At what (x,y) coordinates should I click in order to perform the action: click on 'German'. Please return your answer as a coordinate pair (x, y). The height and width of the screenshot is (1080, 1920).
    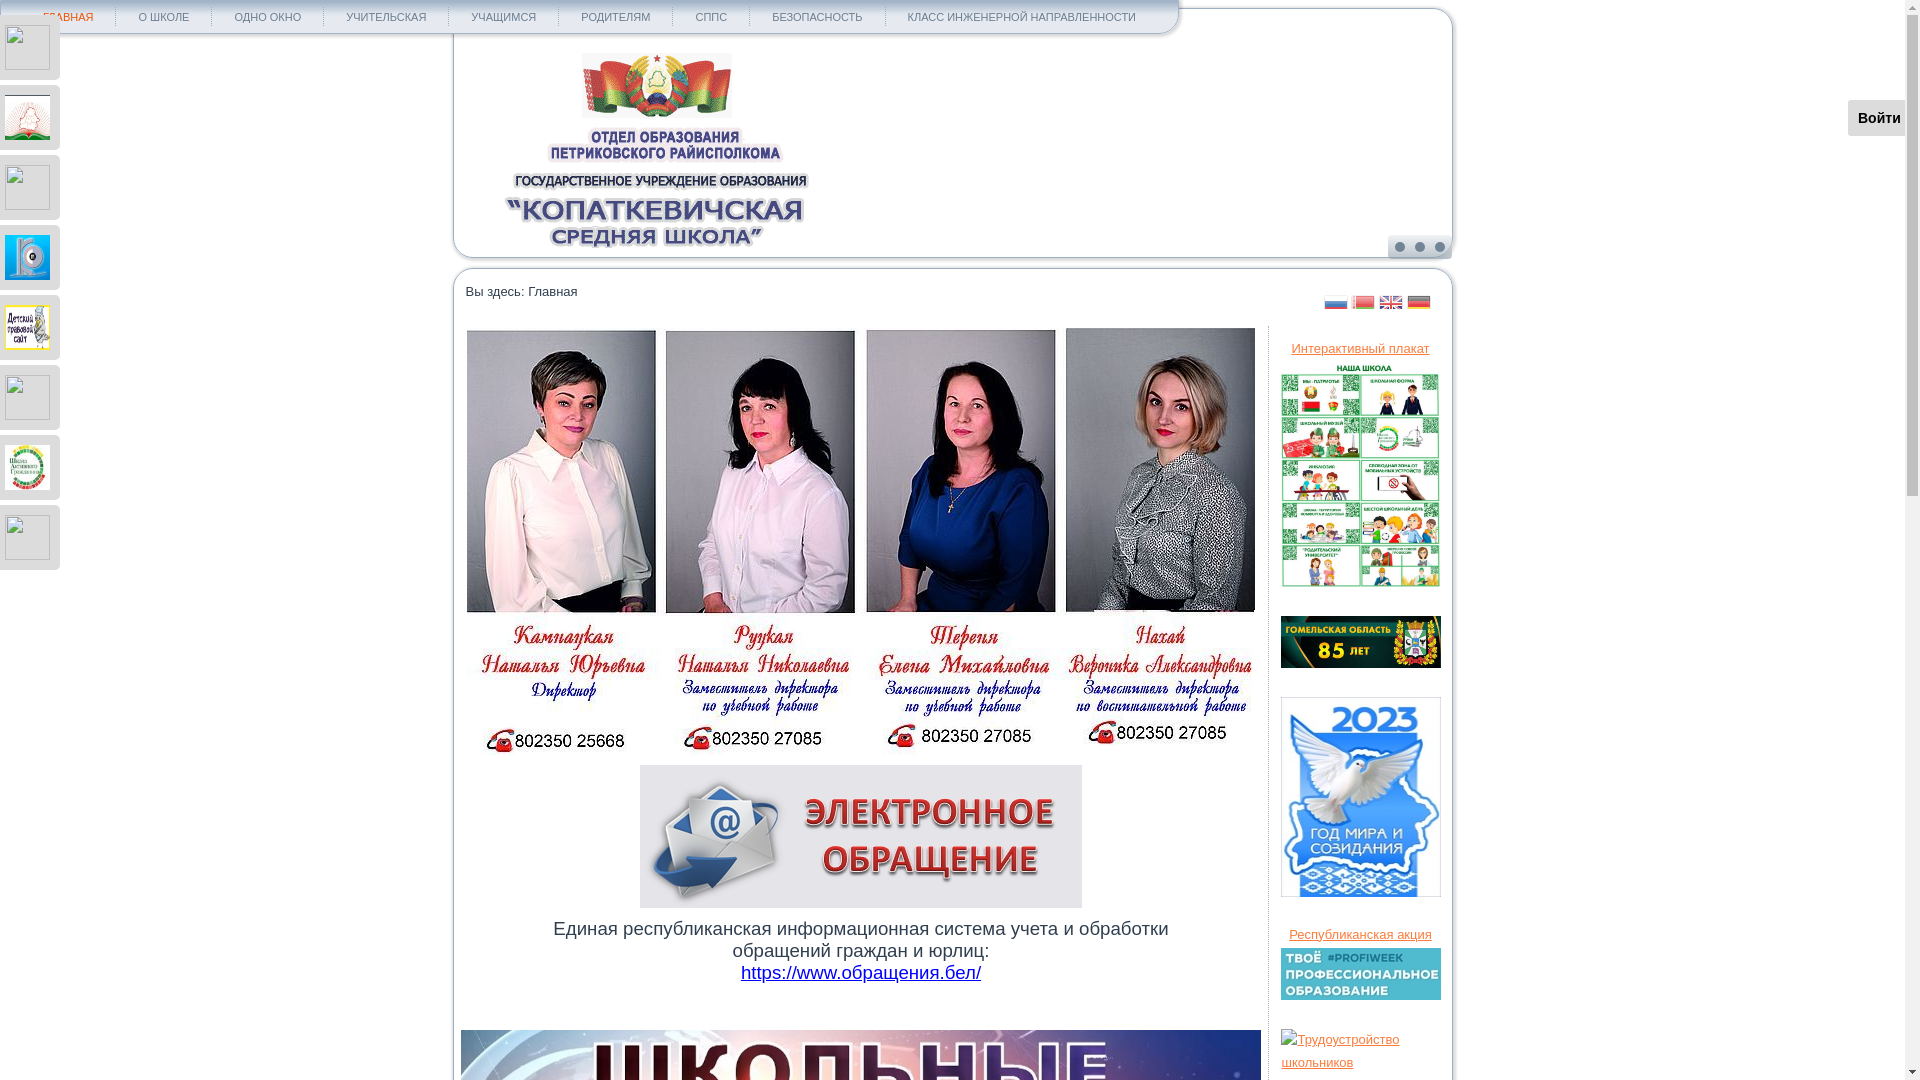
    Looking at the image, I should click on (1418, 300).